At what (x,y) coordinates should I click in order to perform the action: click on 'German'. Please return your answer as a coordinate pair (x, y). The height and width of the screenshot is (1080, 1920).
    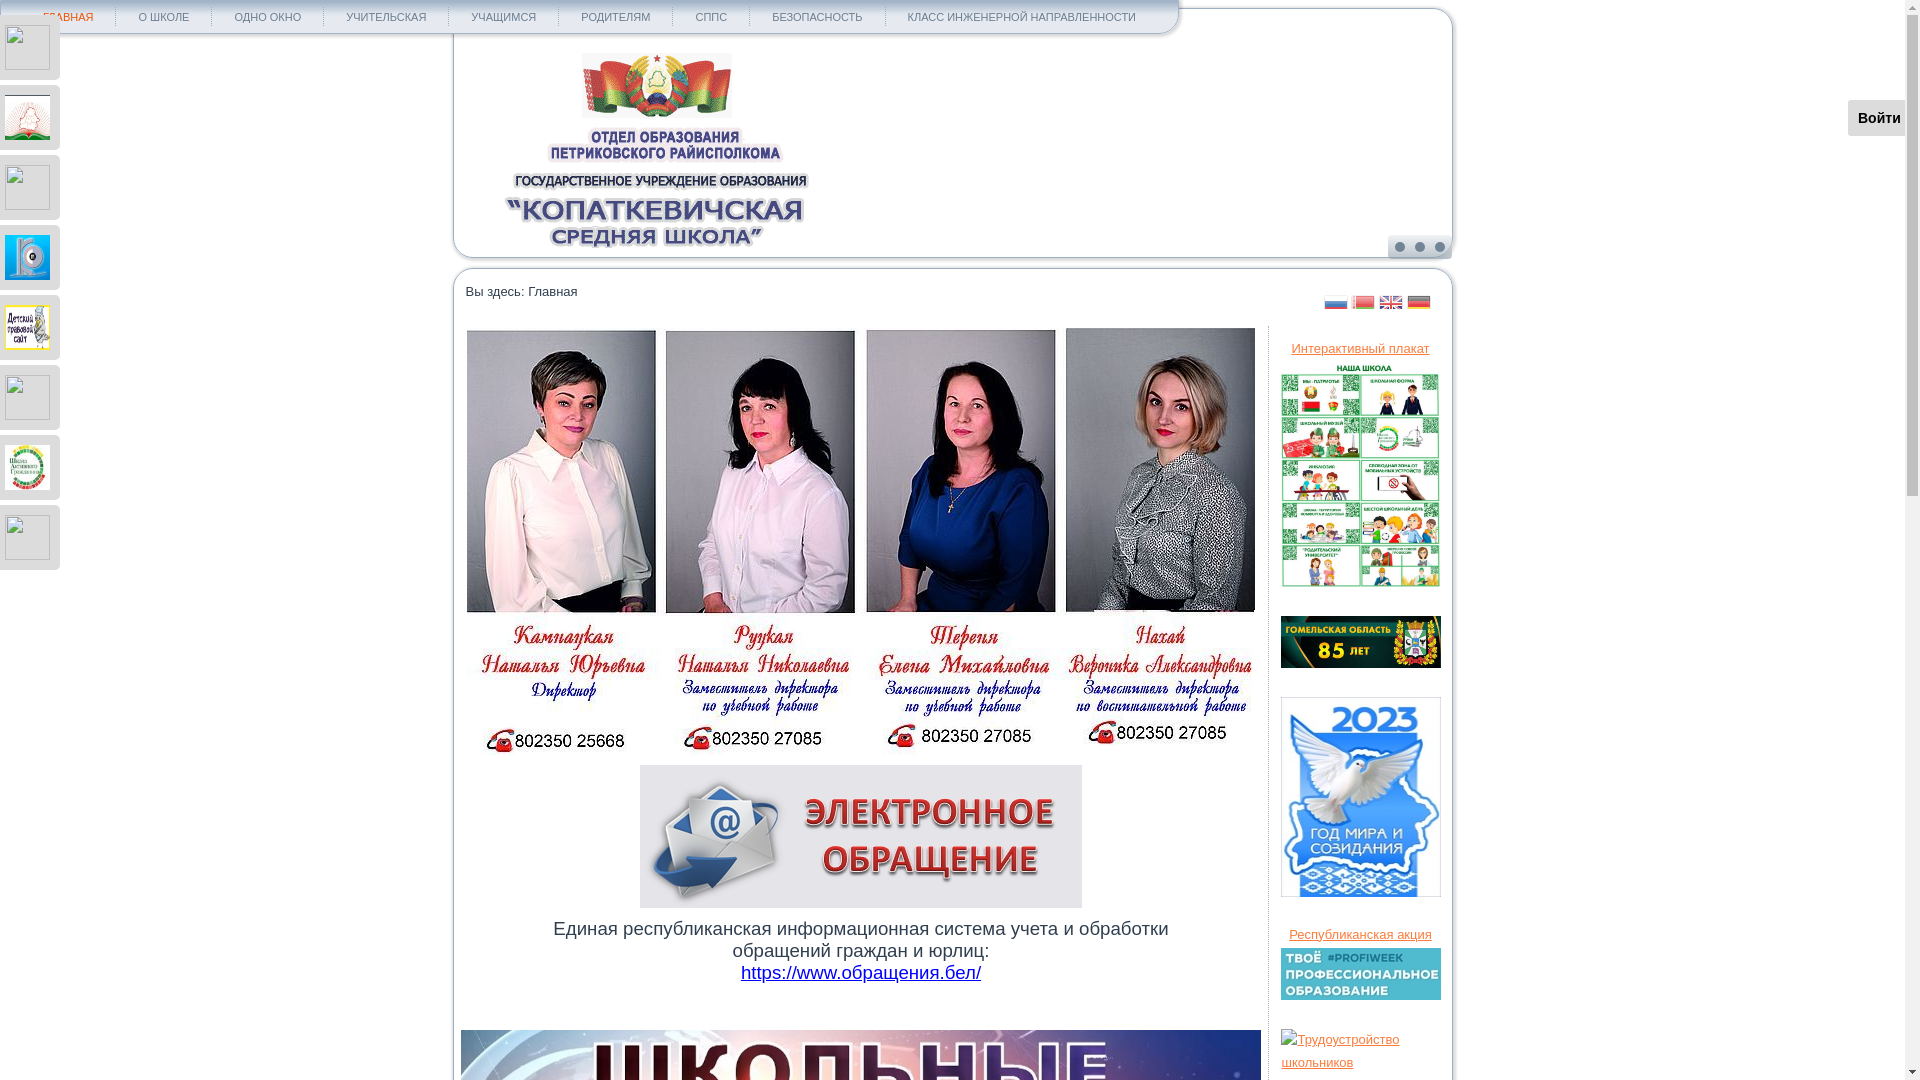
    Looking at the image, I should click on (1418, 300).